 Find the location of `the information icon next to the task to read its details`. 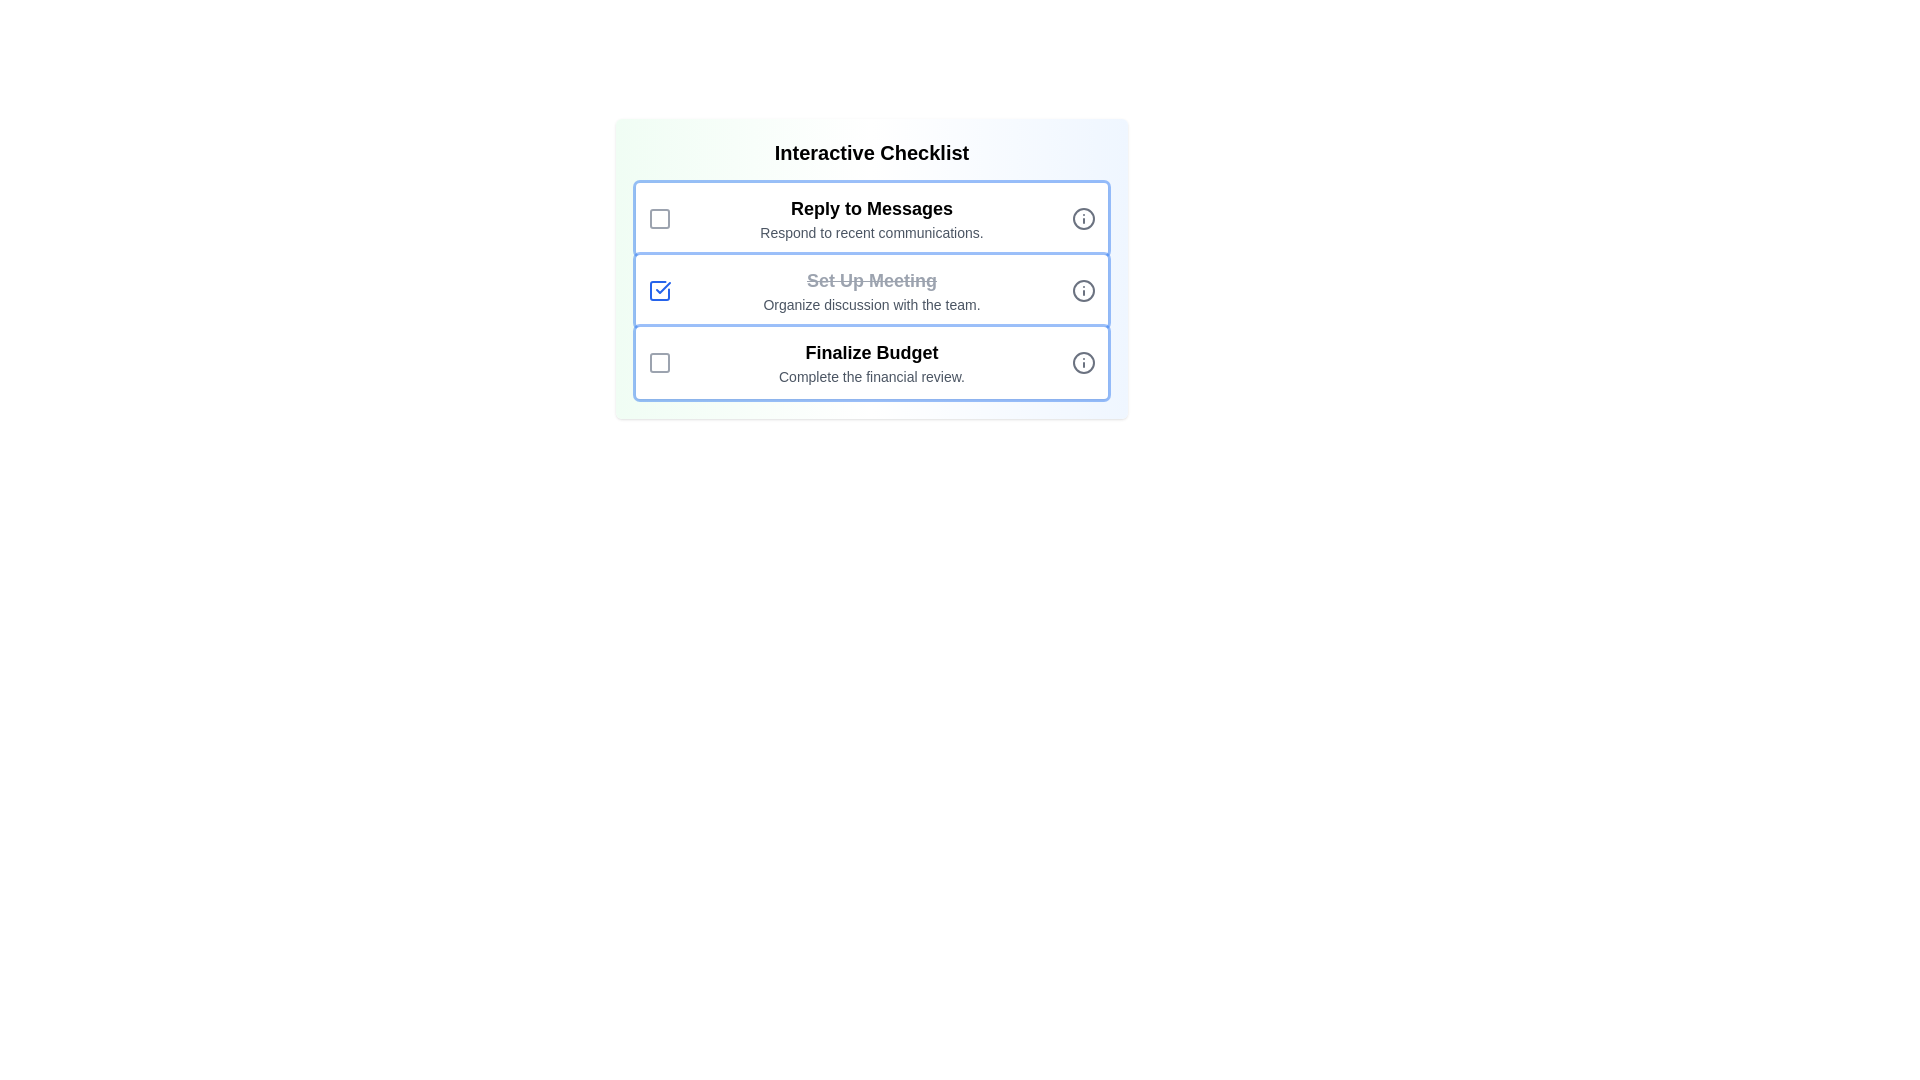

the information icon next to the task to read its details is located at coordinates (1083, 219).